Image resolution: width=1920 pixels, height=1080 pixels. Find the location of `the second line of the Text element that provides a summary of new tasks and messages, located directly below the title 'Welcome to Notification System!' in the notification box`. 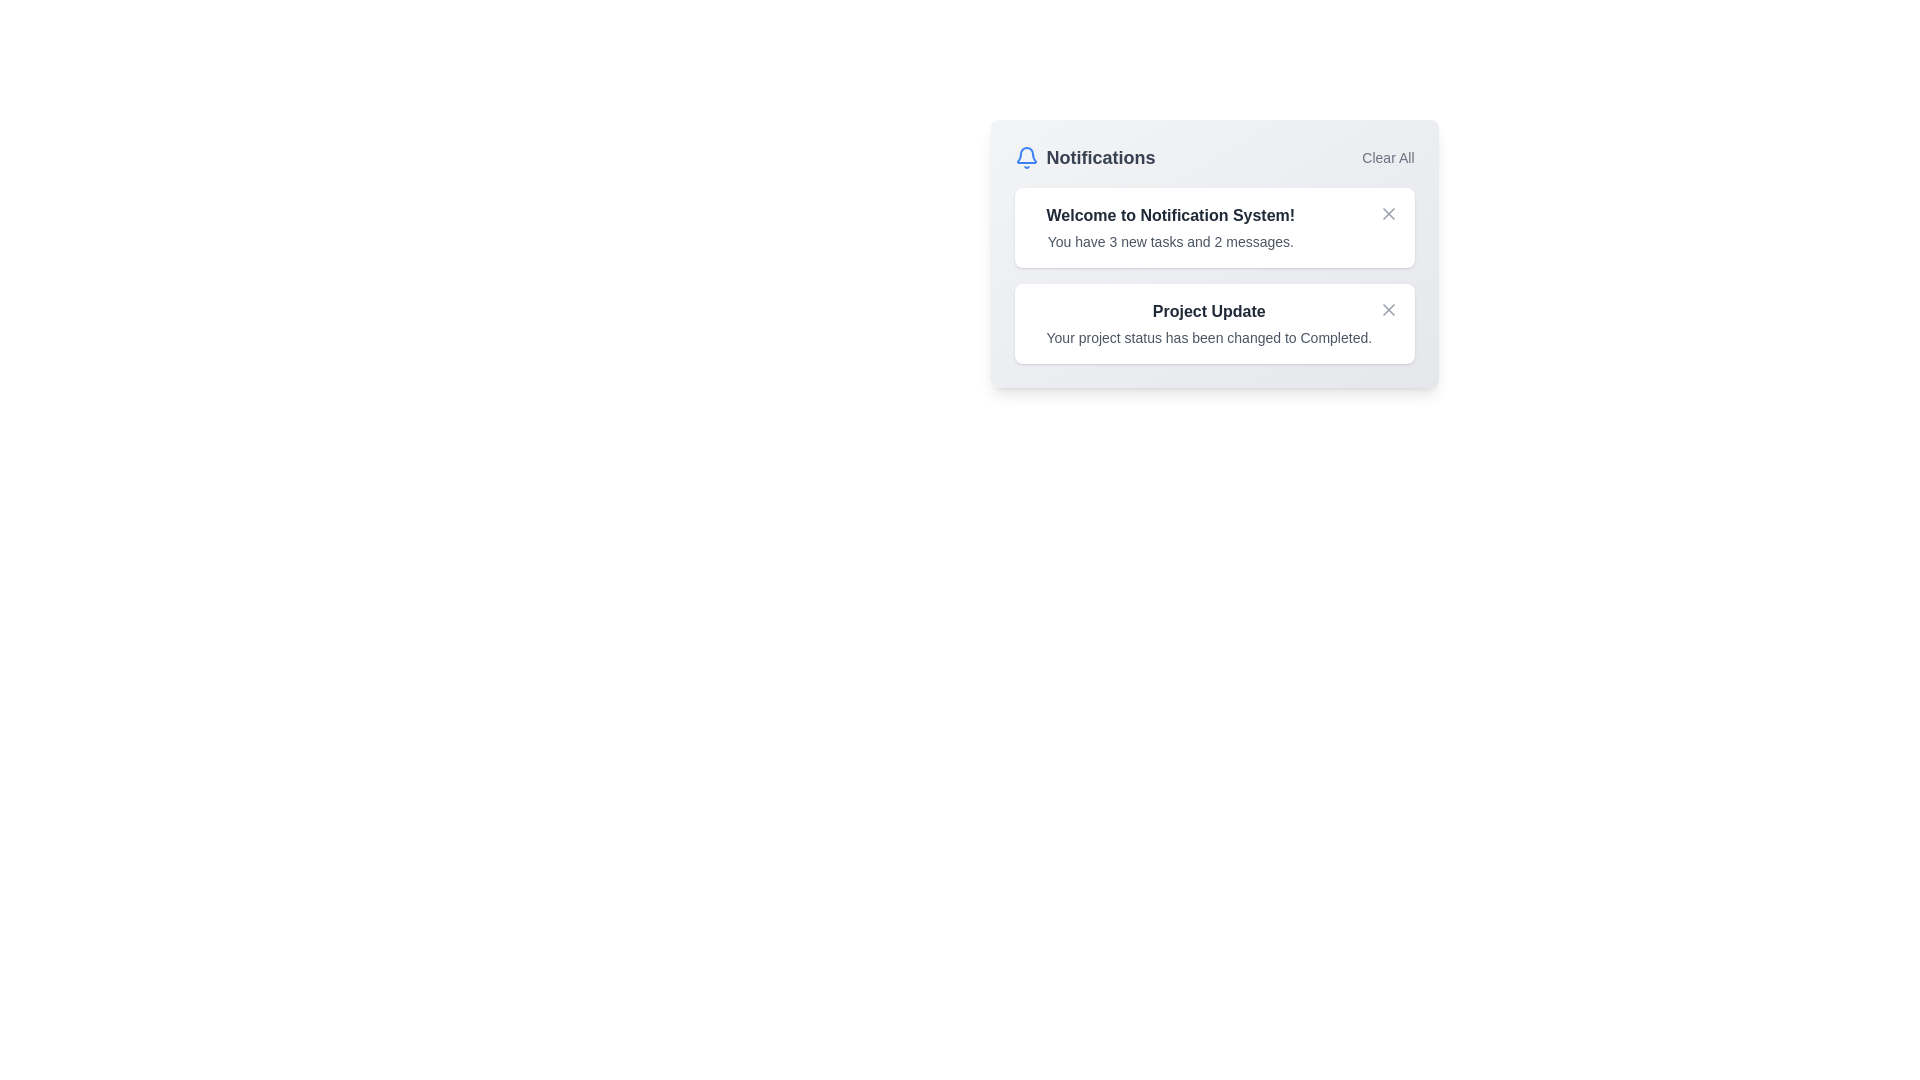

the second line of the Text element that provides a summary of new tasks and messages, located directly below the title 'Welcome to Notification System!' in the notification box is located at coordinates (1170, 241).